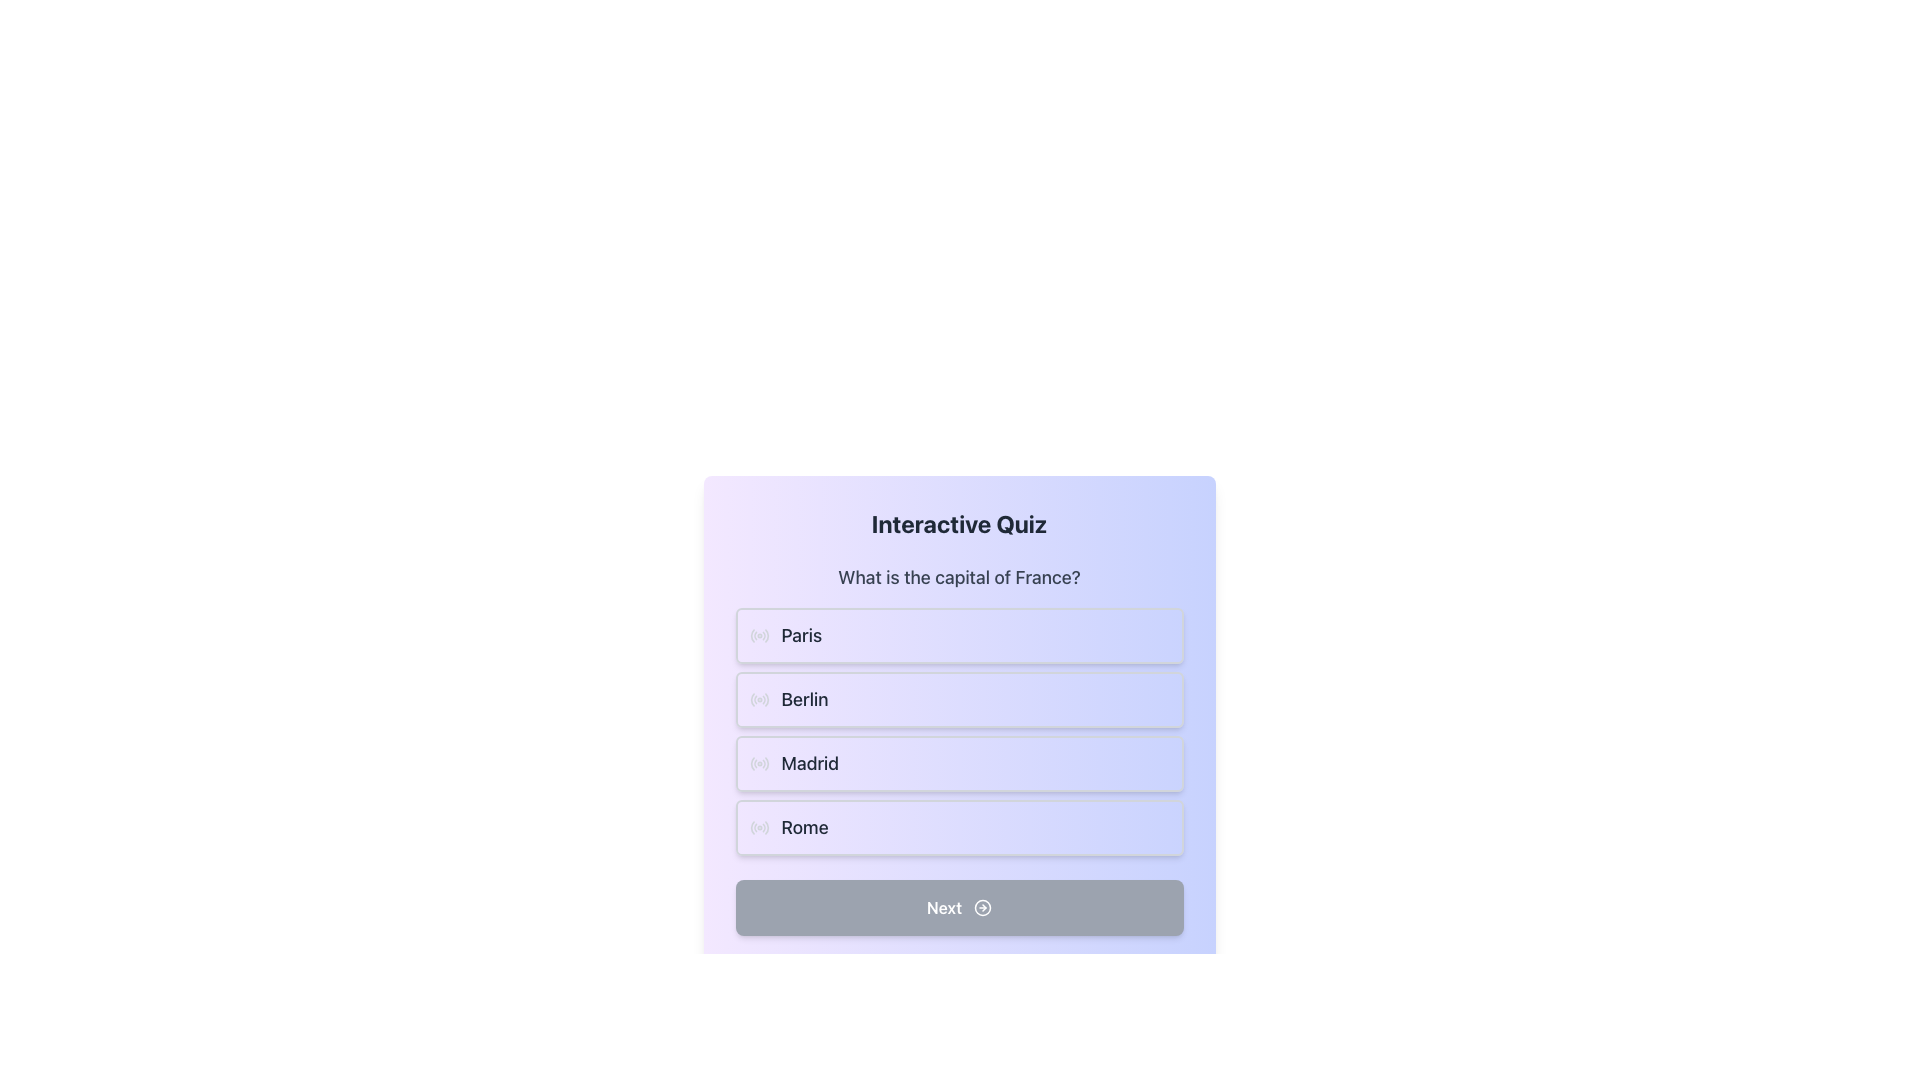 This screenshot has height=1080, width=1920. What do you see at coordinates (801, 636) in the screenshot?
I see `the 'Paris' text label within the first option row of the quiz interface` at bounding box center [801, 636].